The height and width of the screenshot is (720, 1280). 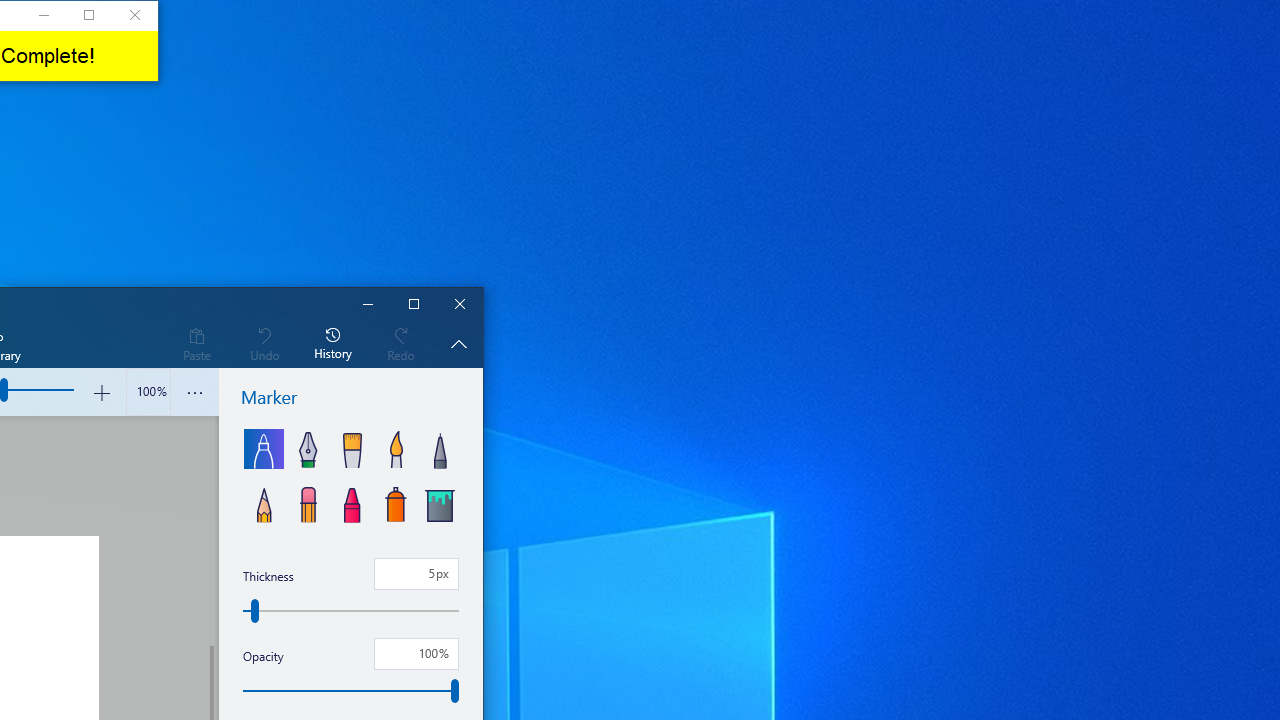 What do you see at coordinates (196, 342) in the screenshot?
I see `'Paste'` at bounding box center [196, 342].